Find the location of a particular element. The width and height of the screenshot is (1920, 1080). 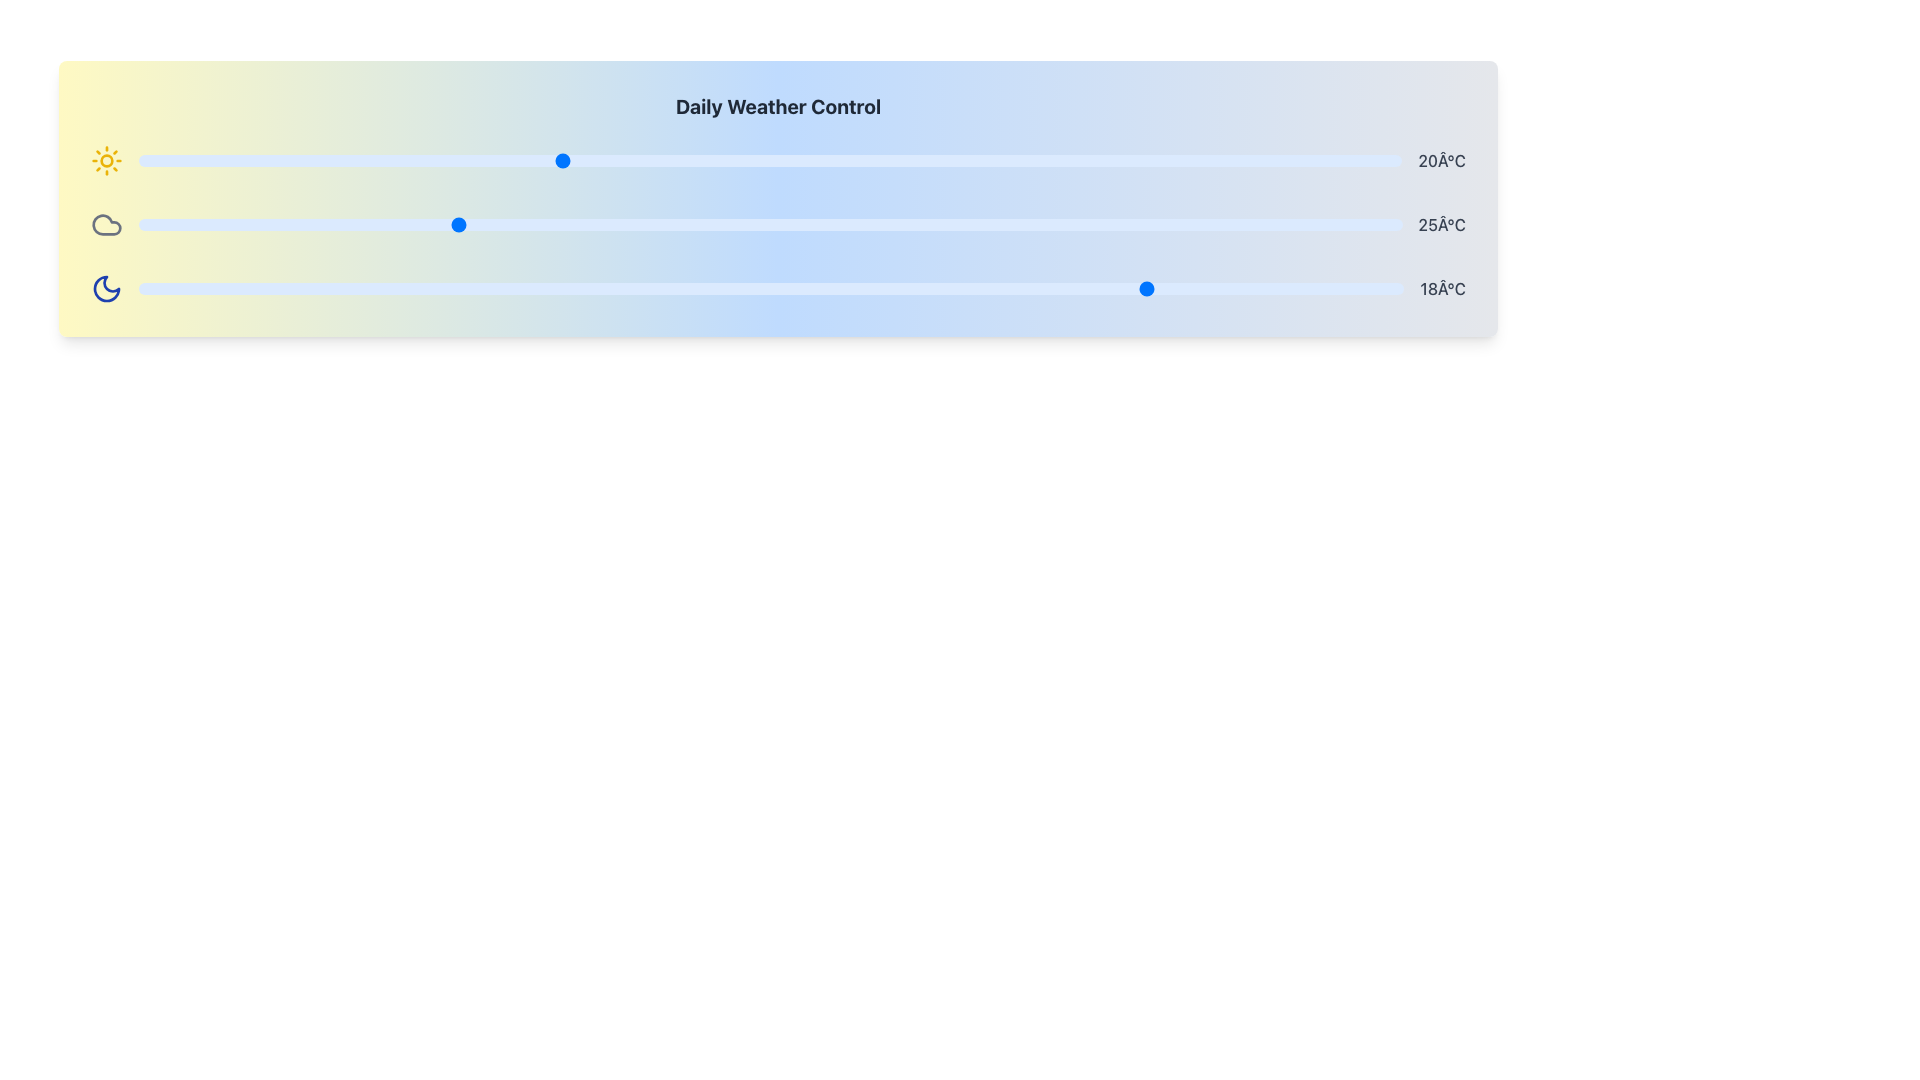

the morning temperature is located at coordinates (1149, 160).